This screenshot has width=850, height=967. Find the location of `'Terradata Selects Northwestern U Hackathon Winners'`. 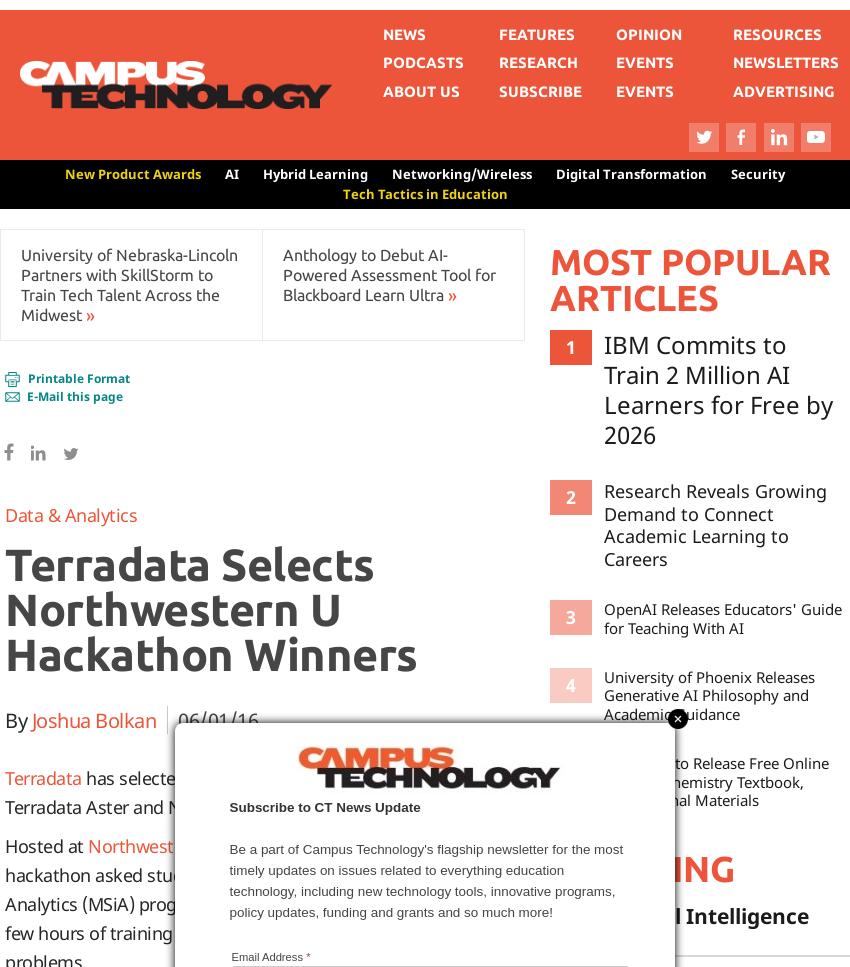

'Terradata Selects Northwestern U Hackathon Winners' is located at coordinates (4, 609).